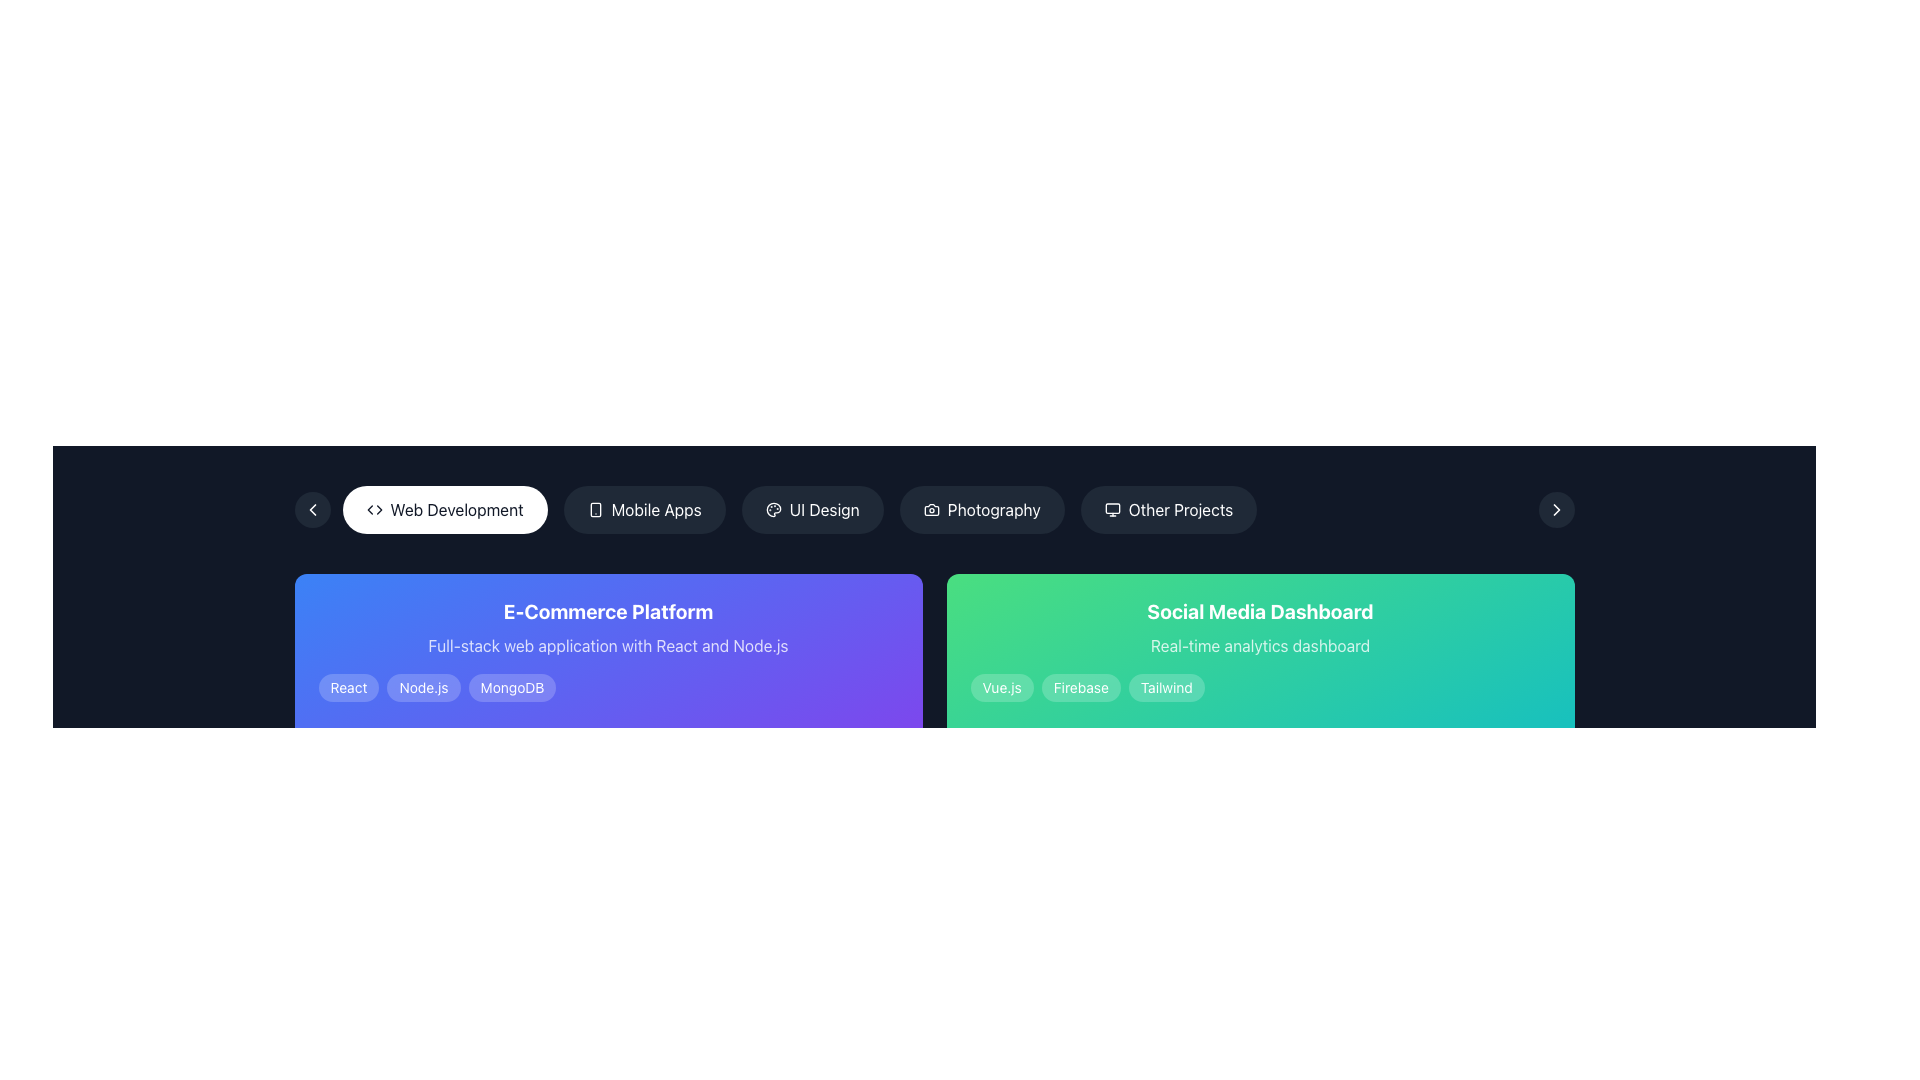 The image size is (1920, 1080). What do you see at coordinates (1555, 508) in the screenshot?
I see `the chevron icon located in the top-right corner of the interface` at bounding box center [1555, 508].